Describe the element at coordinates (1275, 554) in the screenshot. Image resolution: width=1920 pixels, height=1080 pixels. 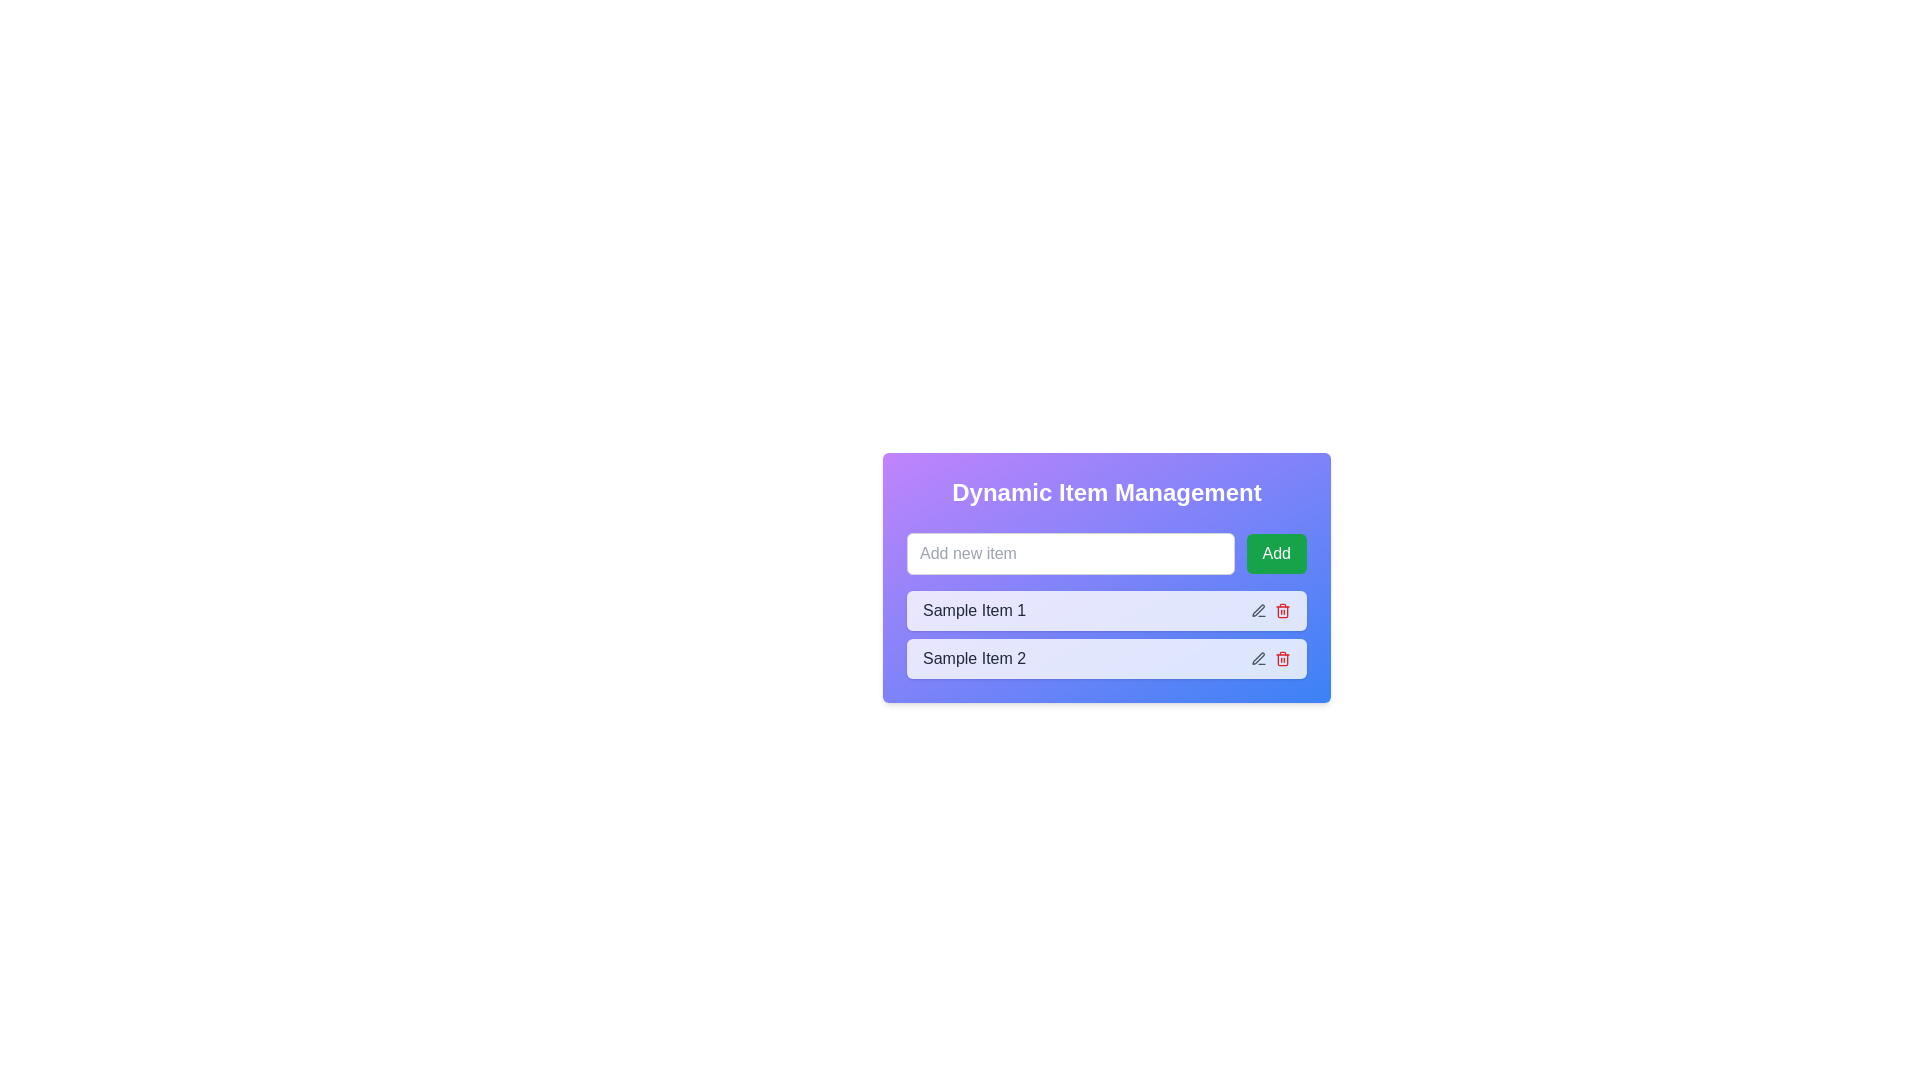
I see `the 'Add new item' button located to the right of the text input field` at that location.